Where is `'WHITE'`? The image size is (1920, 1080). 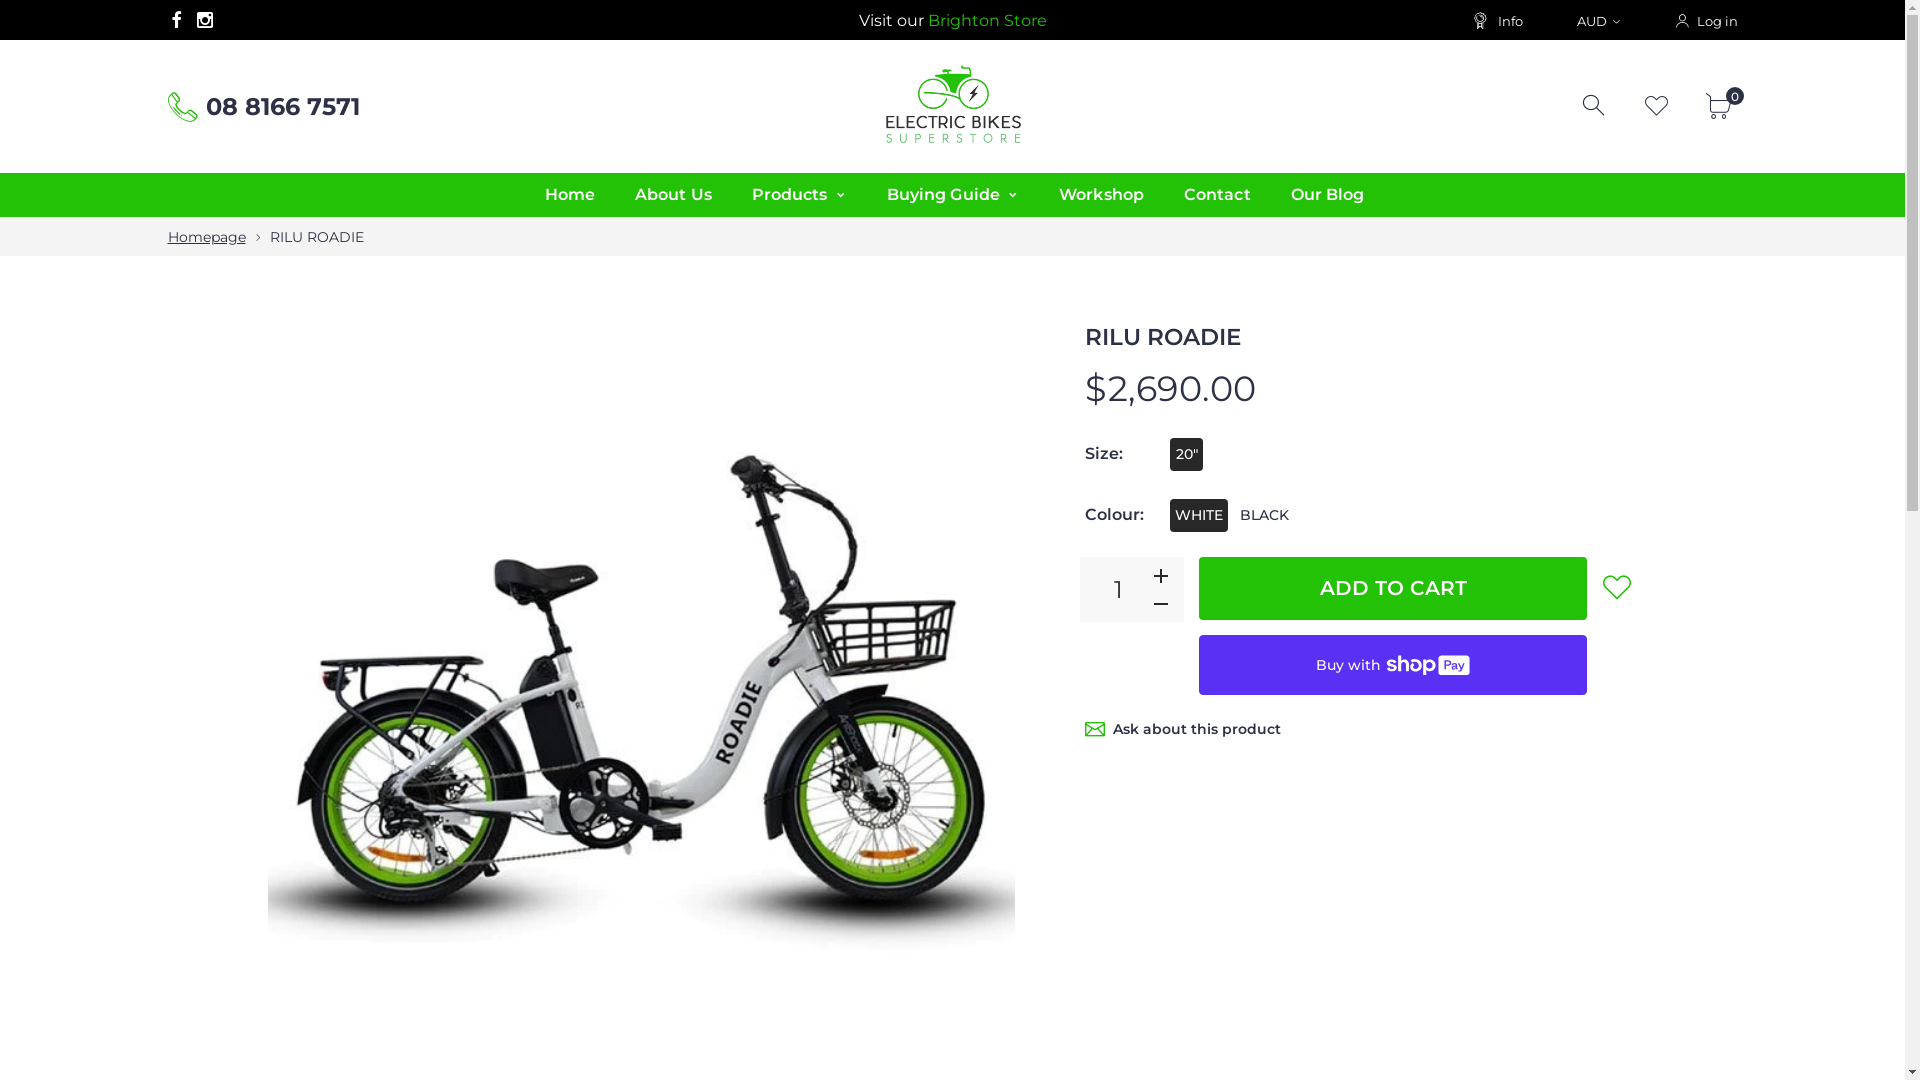
'WHITE' is located at coordinates (1199, 514).